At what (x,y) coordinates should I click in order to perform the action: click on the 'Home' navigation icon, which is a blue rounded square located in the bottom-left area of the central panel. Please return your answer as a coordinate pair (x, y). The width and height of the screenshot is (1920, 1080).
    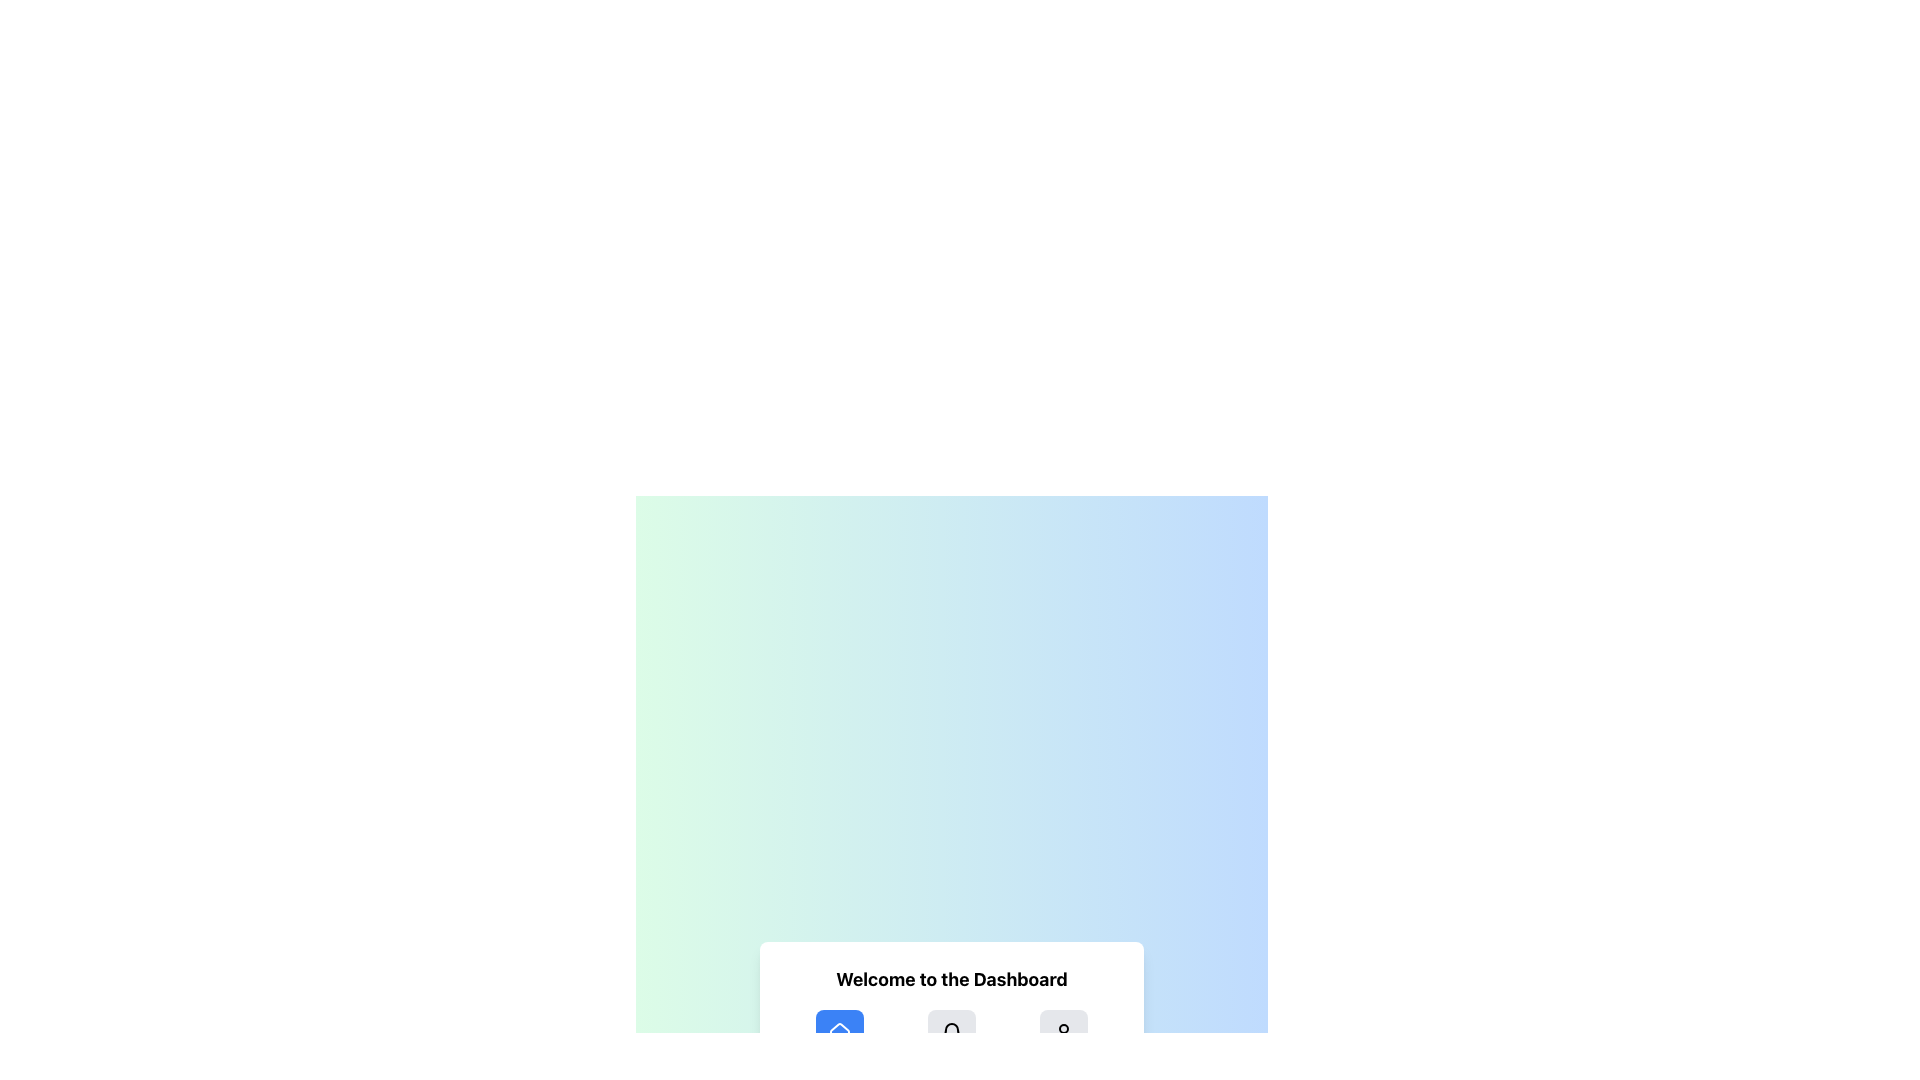
    Looking at the image, I should click on (840, 1033).